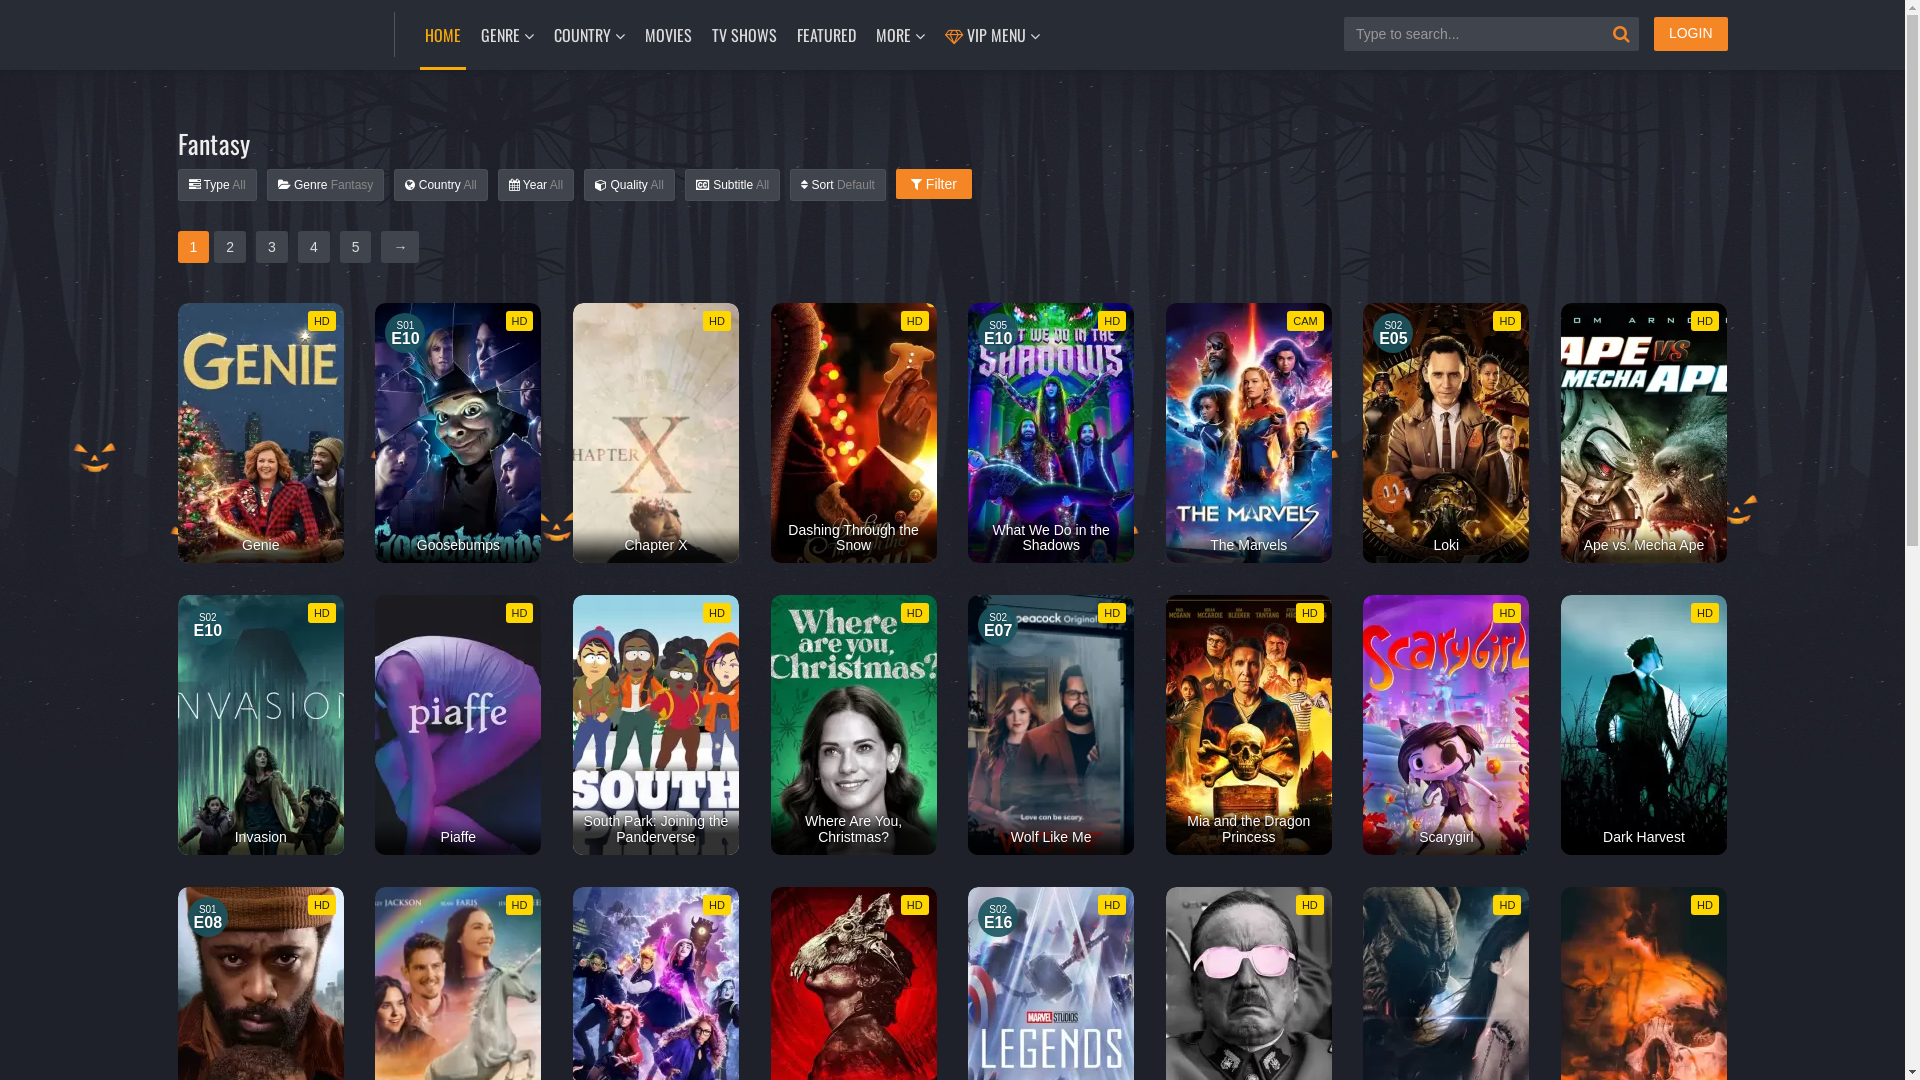 The width and height of the screenshot is (1920, 1080). I want to click on 'Ape vs. Mecha Ape, so click(1643, 431).